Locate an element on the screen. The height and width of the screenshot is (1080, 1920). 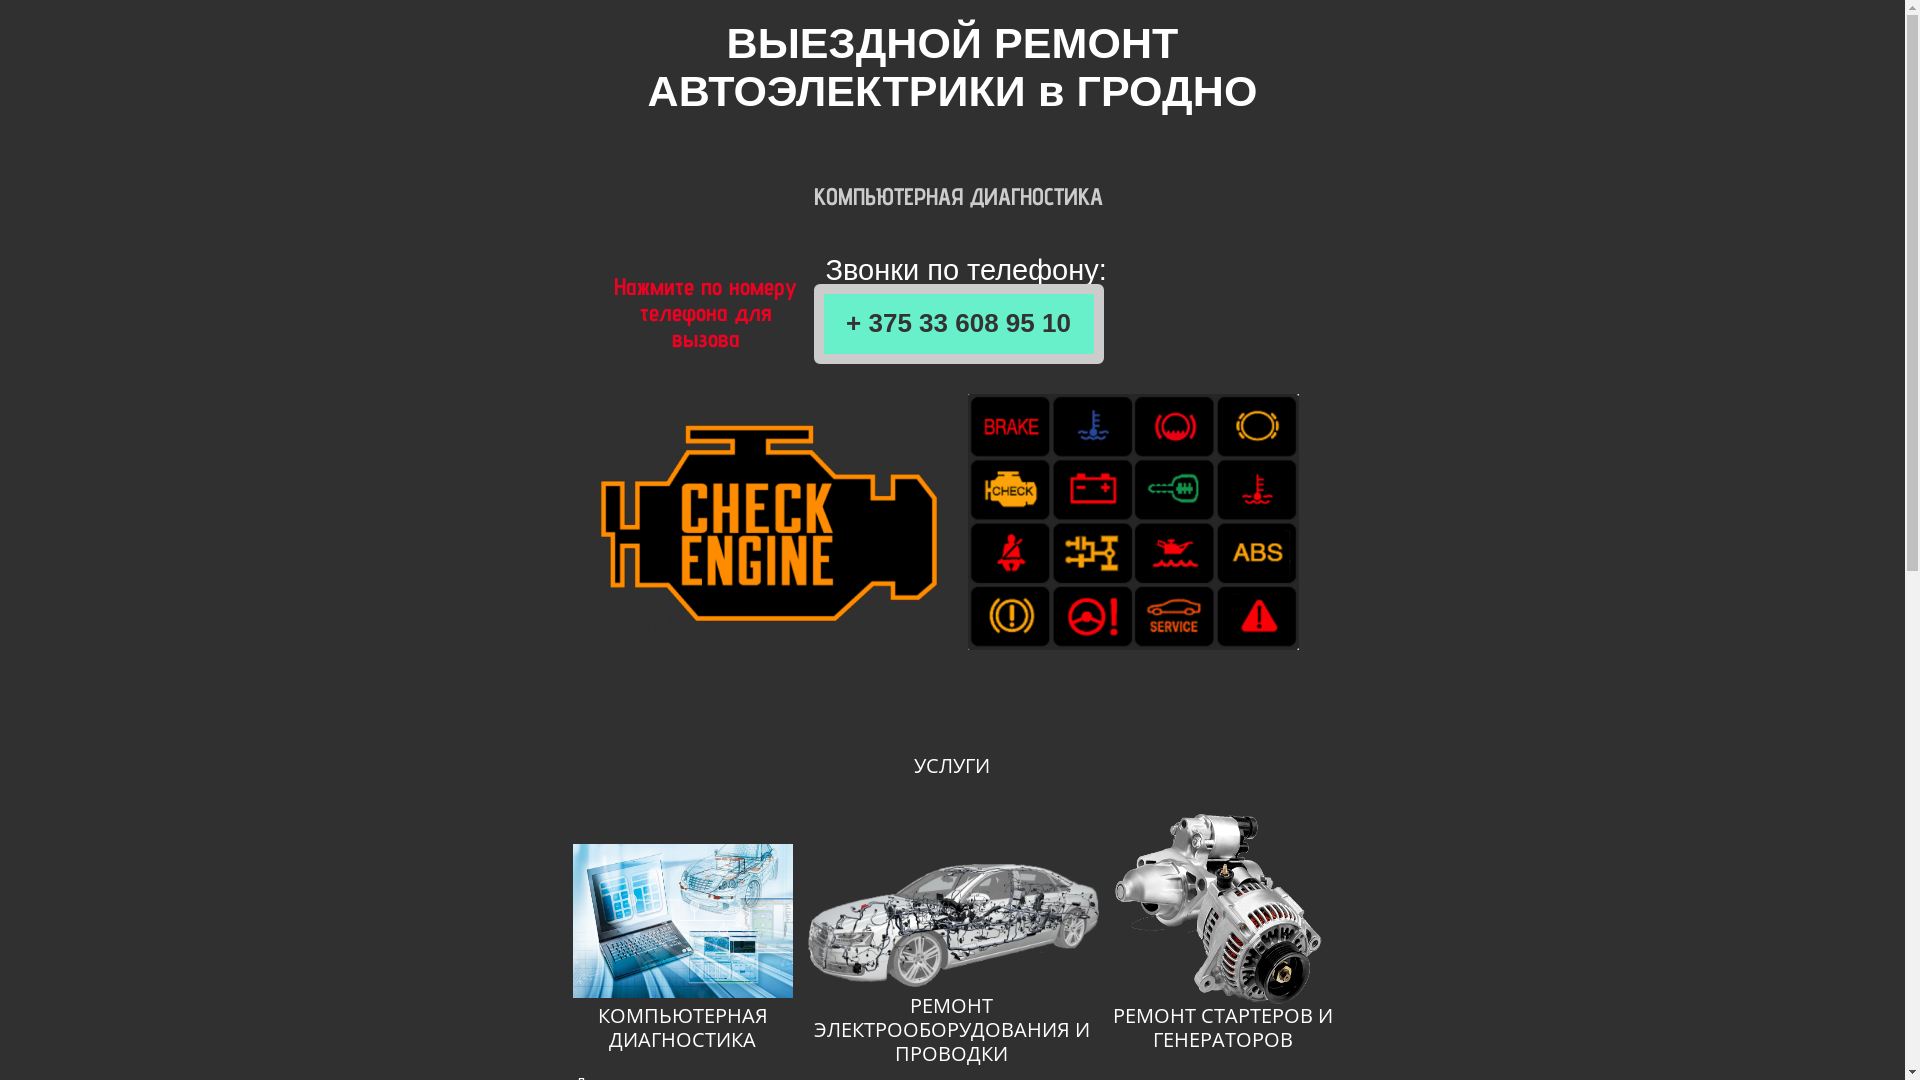
'+ 375 33 608 95 10' is located at coordinates (958, 323).